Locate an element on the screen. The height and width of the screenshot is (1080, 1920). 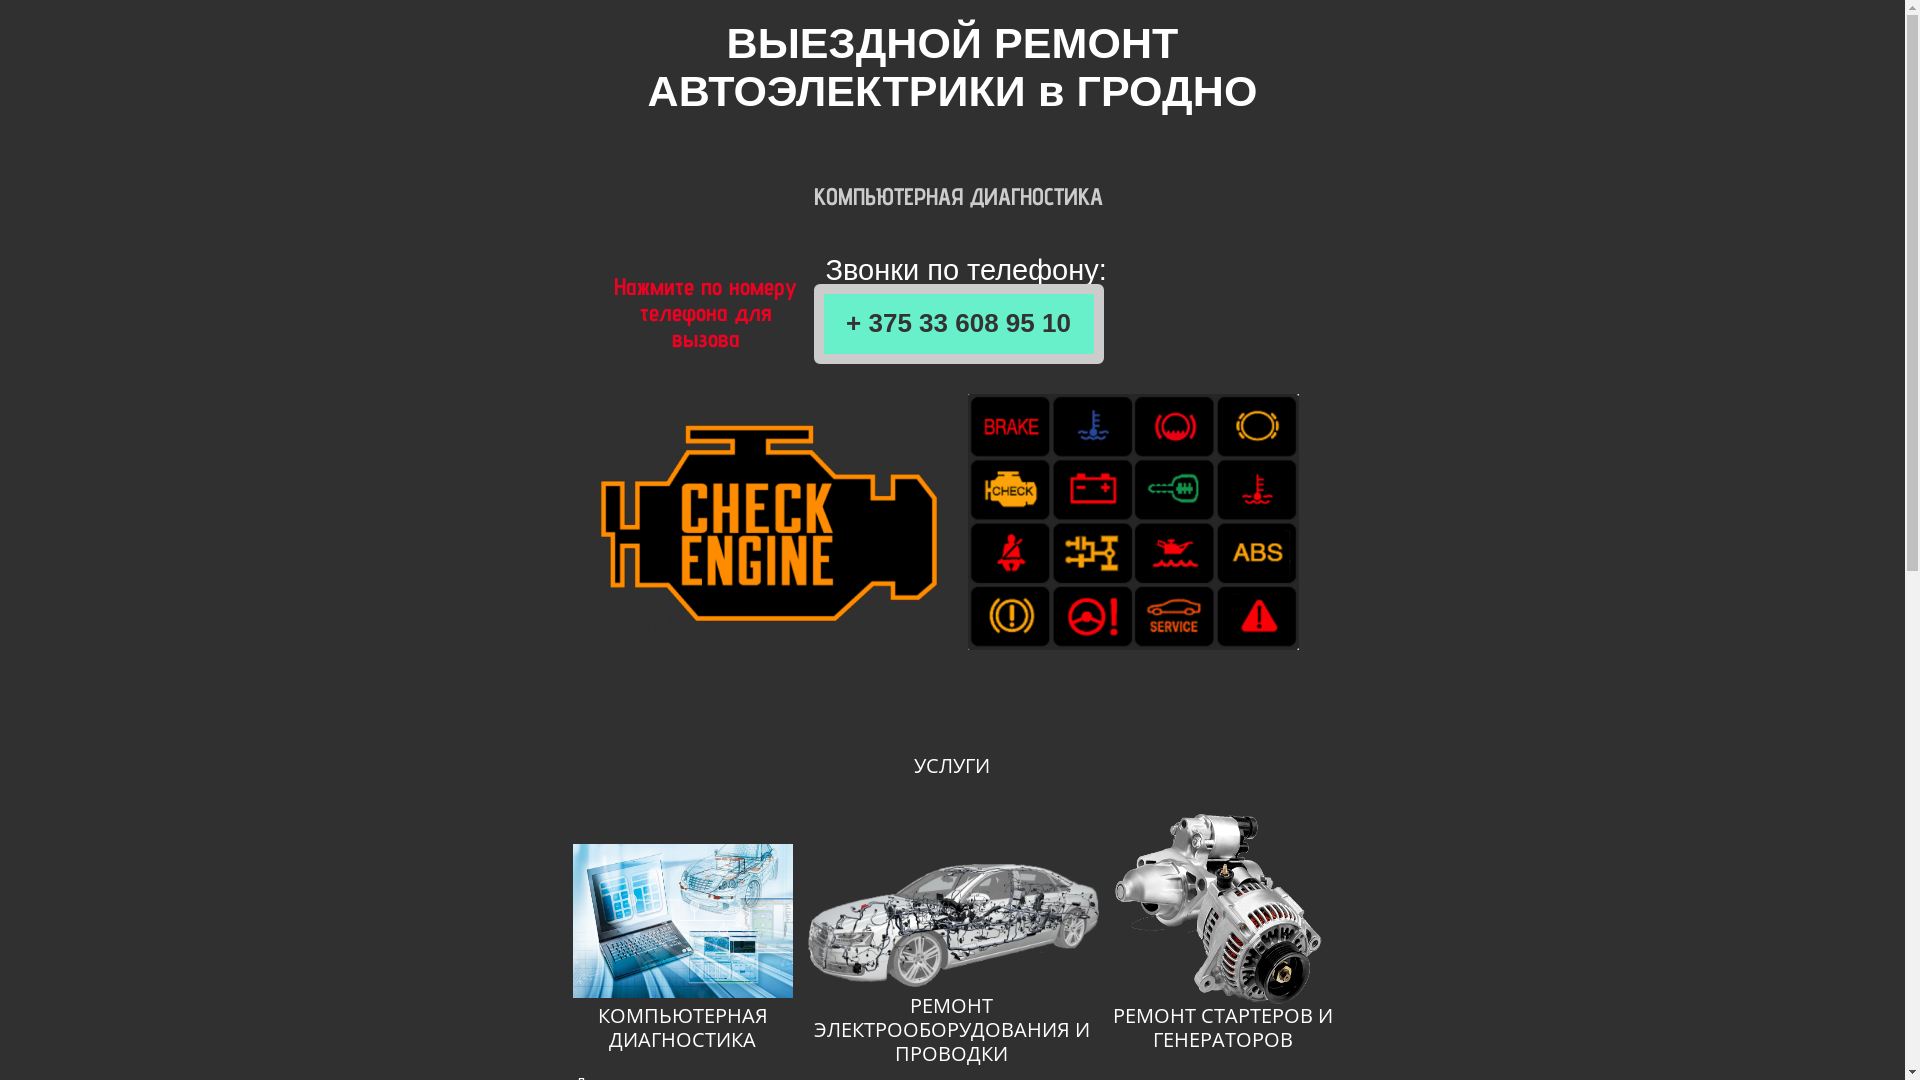
'+ 375 33 608 95 10' is located at coordinates (958, 323).